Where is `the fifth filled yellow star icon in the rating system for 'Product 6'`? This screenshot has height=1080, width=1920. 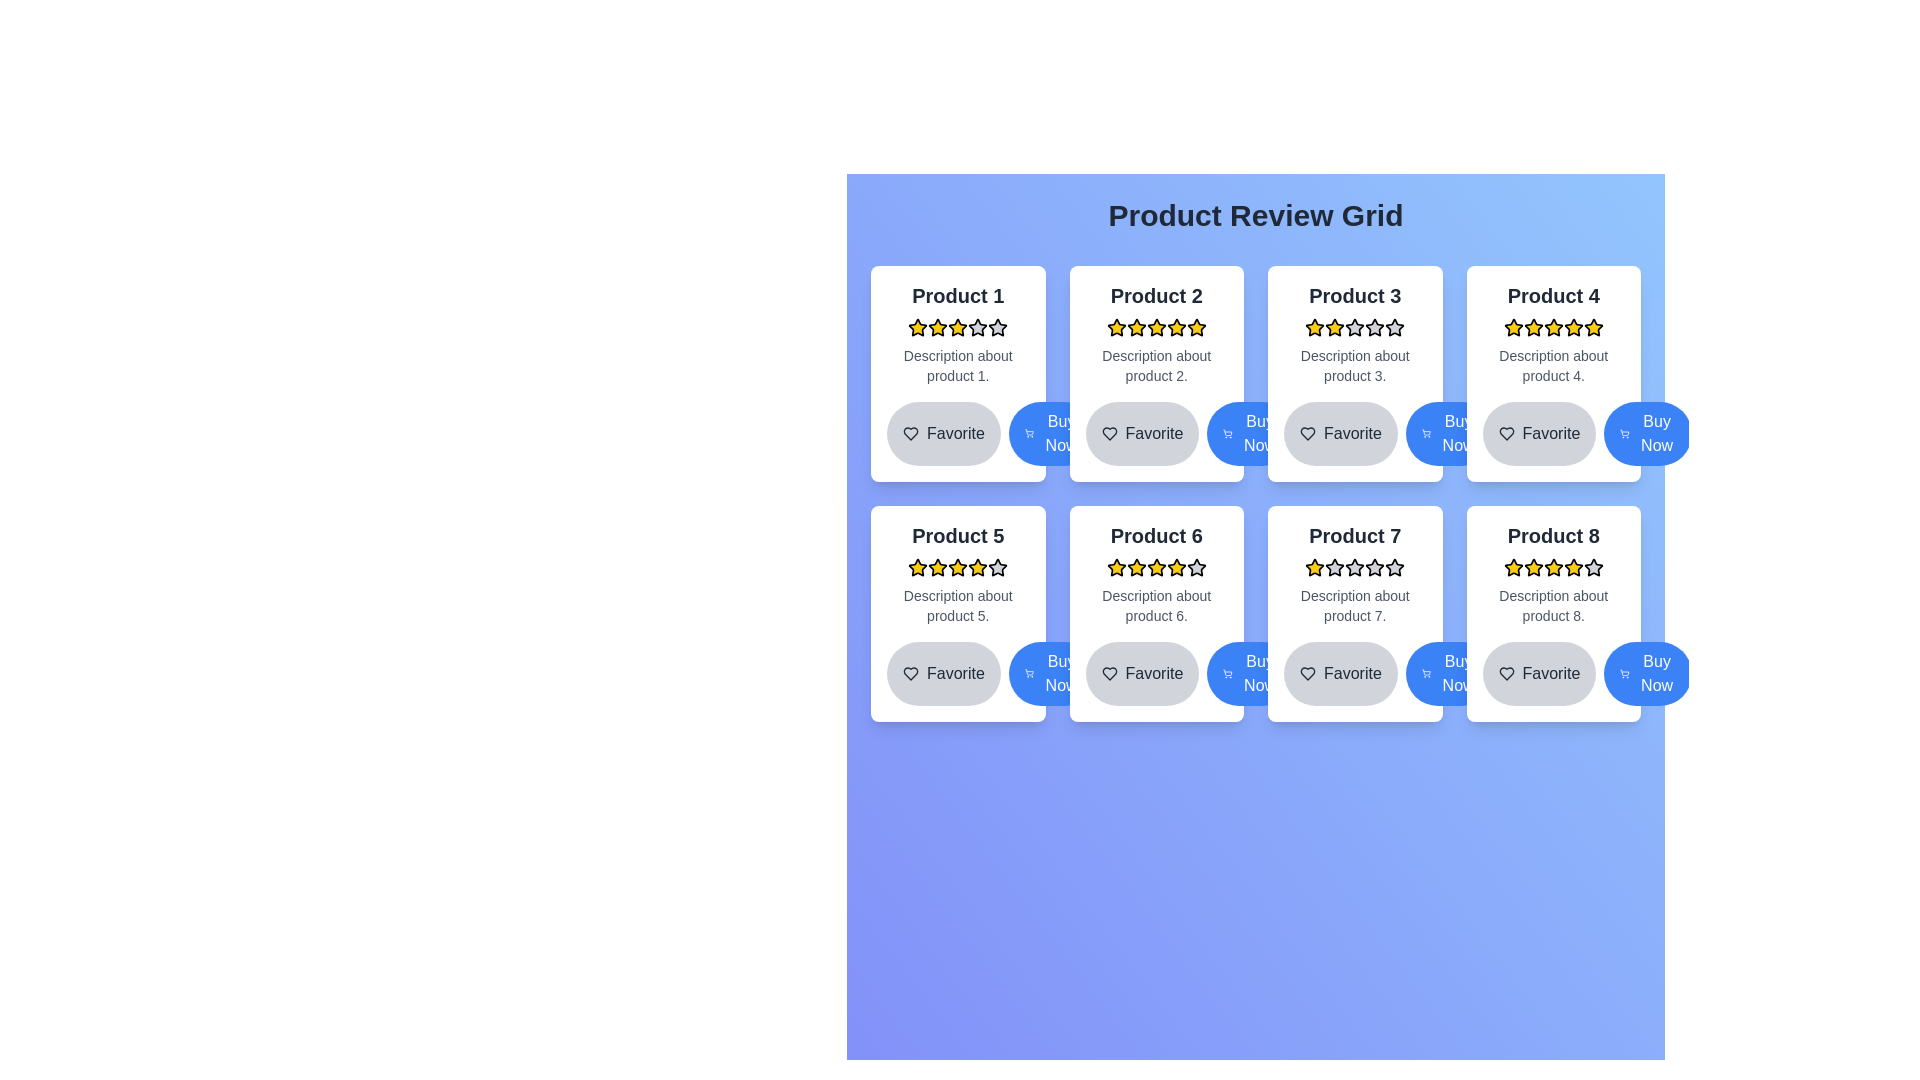 the fifth filled yellow star icon in the rating system for 'Product 6' is located at coordinates (1176, 567).